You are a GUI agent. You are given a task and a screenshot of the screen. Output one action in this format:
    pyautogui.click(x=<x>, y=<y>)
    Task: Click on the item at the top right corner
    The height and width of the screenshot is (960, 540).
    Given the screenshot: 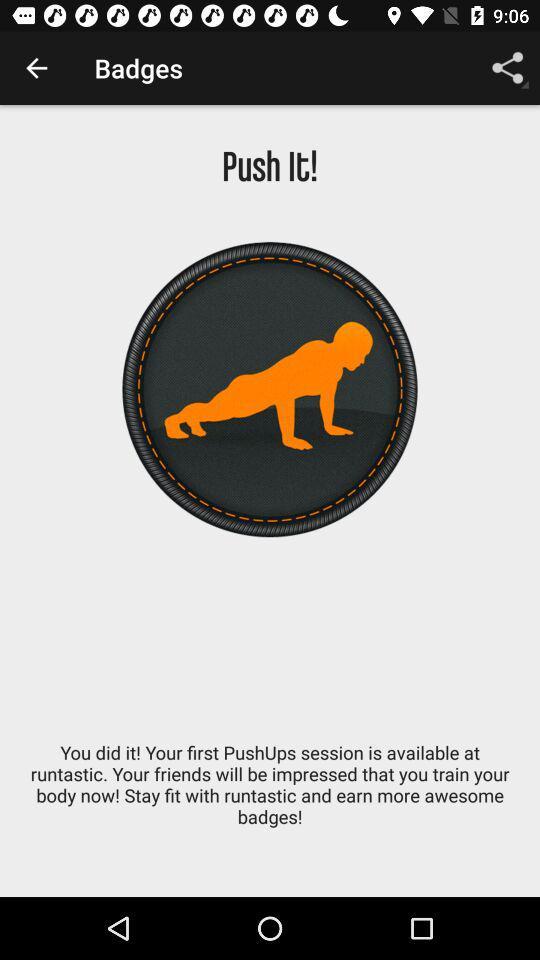 What is the action you would take?
    pyautogui.click(x=508, y=68)
    